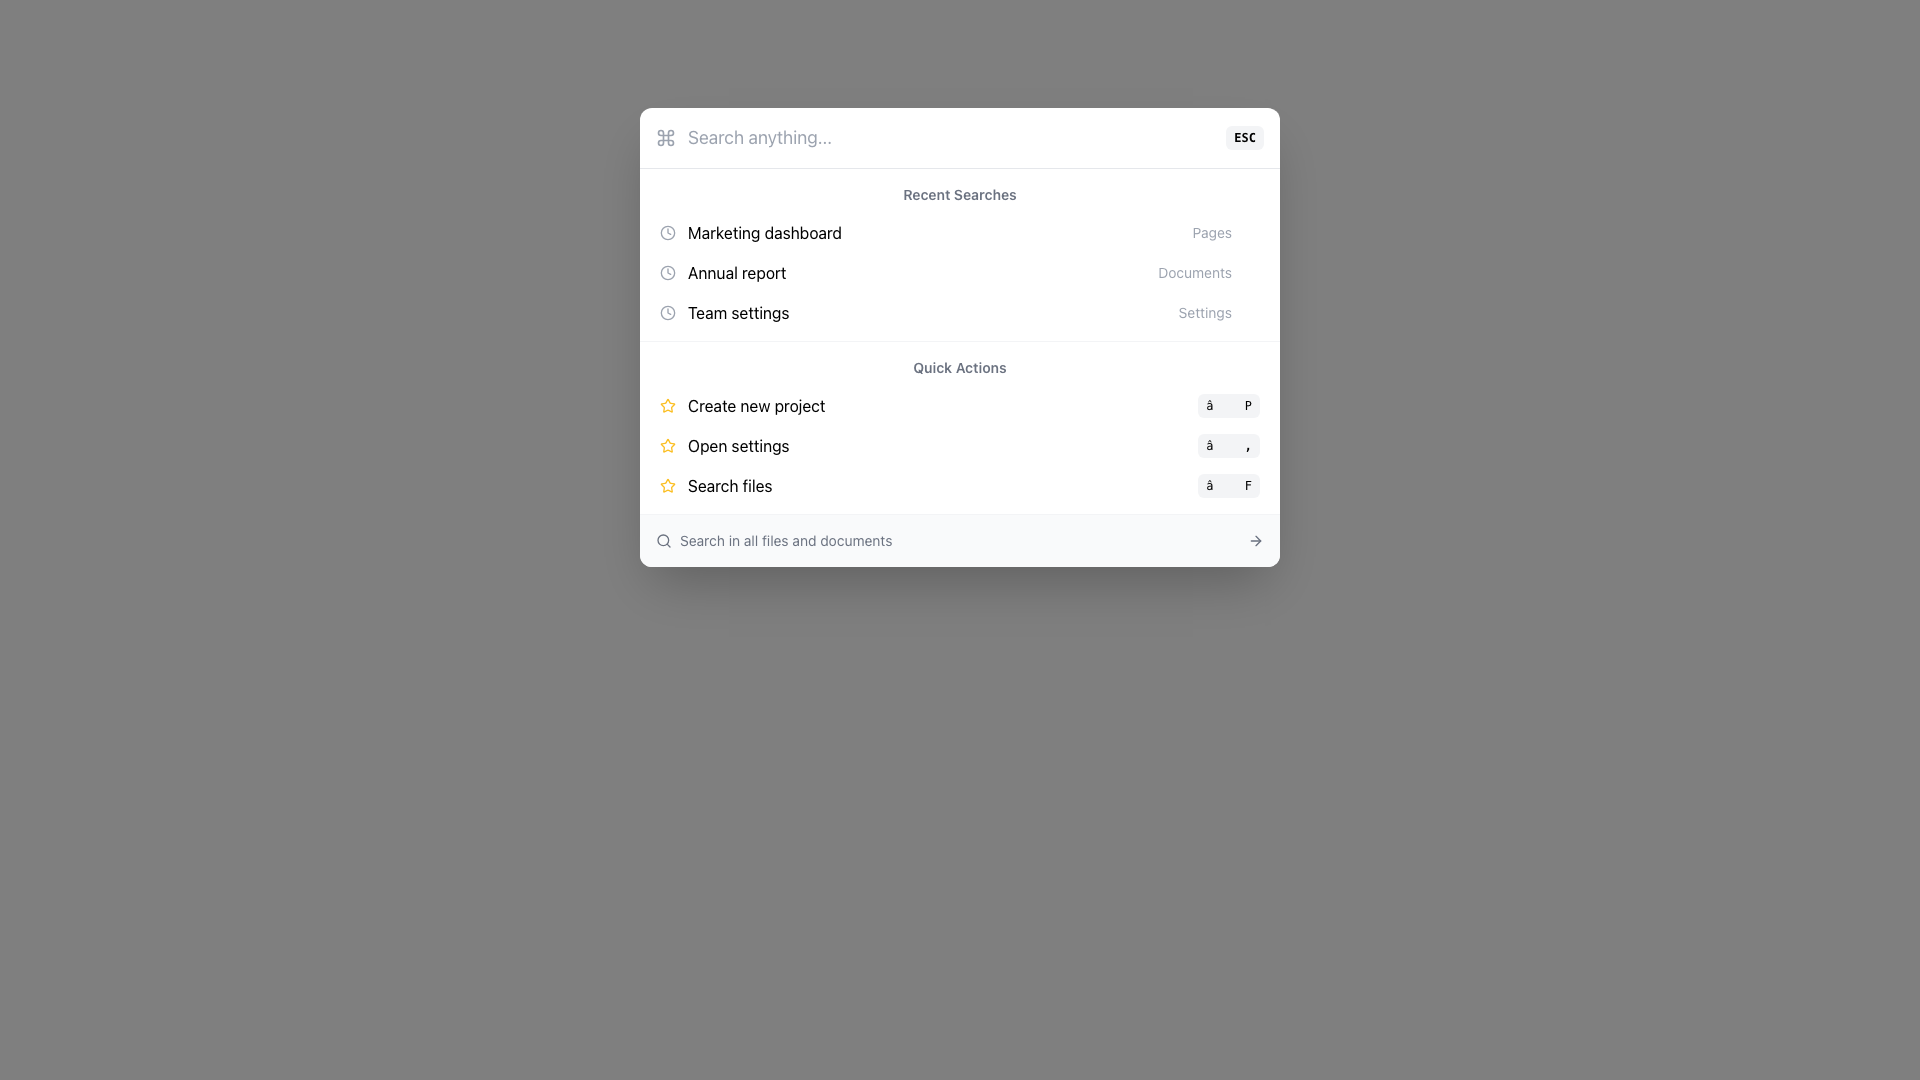 This screenshot has height=1080, width=1920. Describe the element at coordinates (667, 444) in the screenshot. I see `the 'Create new project' icon in the 'Quick Actions' section, which is the first icon in the row` at that location.